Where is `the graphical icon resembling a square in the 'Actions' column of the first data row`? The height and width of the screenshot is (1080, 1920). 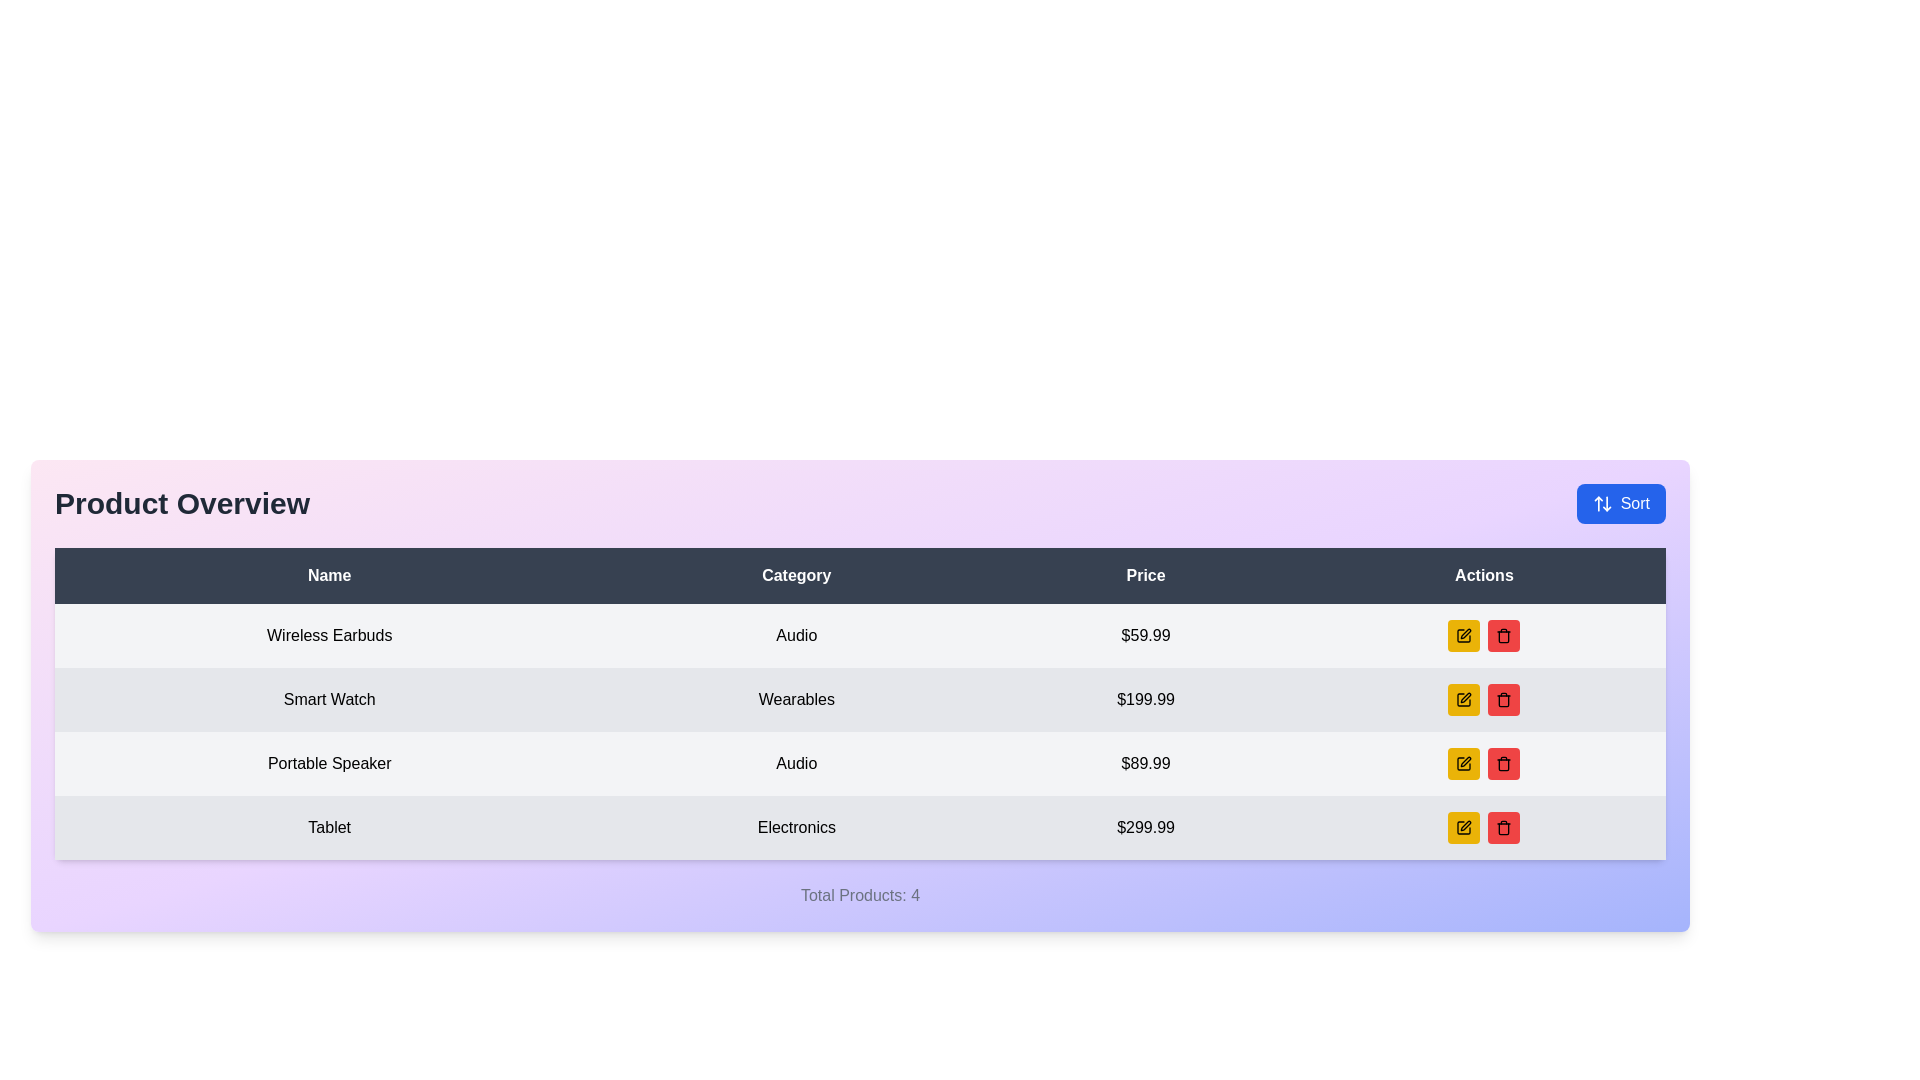
the graphical icon resembling a square in the 'Actions' column of the first data row is located at coordinates (1464, 636).